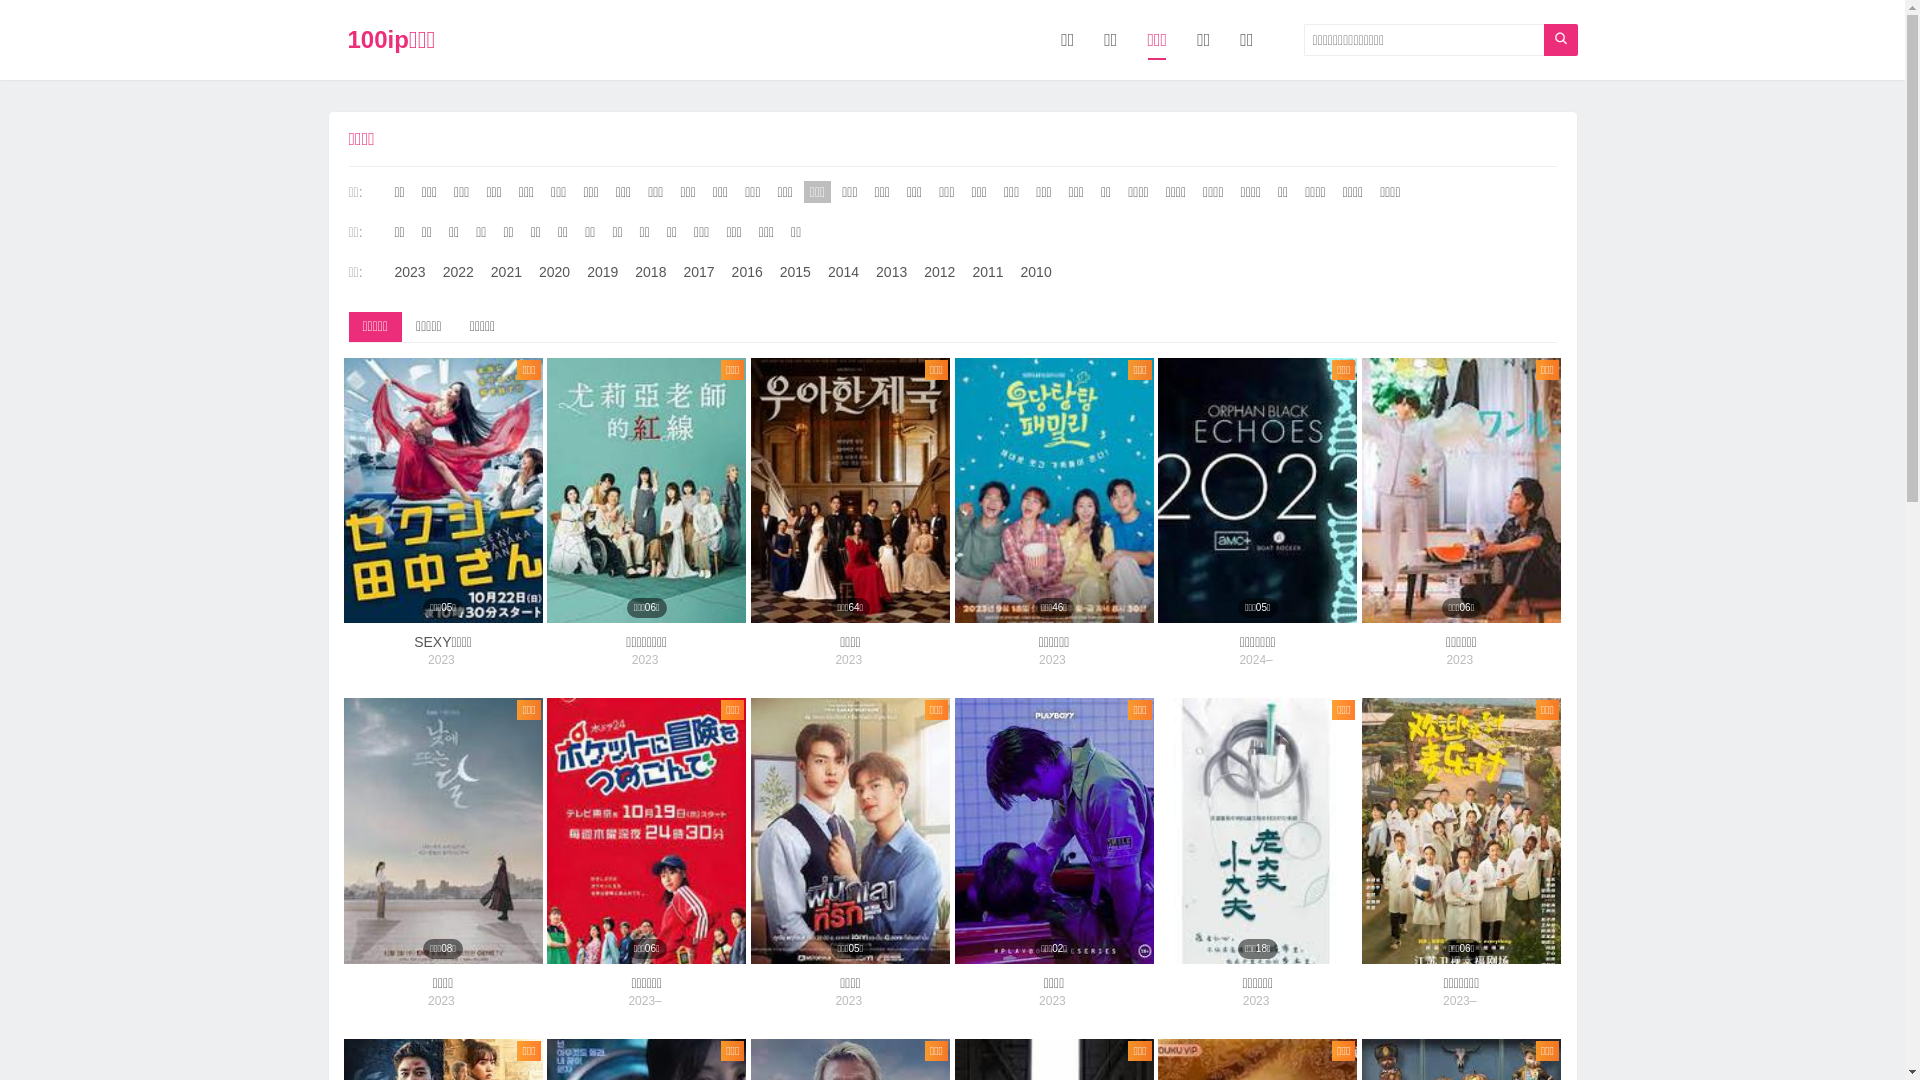 This screenshot has height=1080, width=1920. What do you see at coordinates (650, 272) in the screenshot?
I see `'2018'` at bounding box center [650, 272].